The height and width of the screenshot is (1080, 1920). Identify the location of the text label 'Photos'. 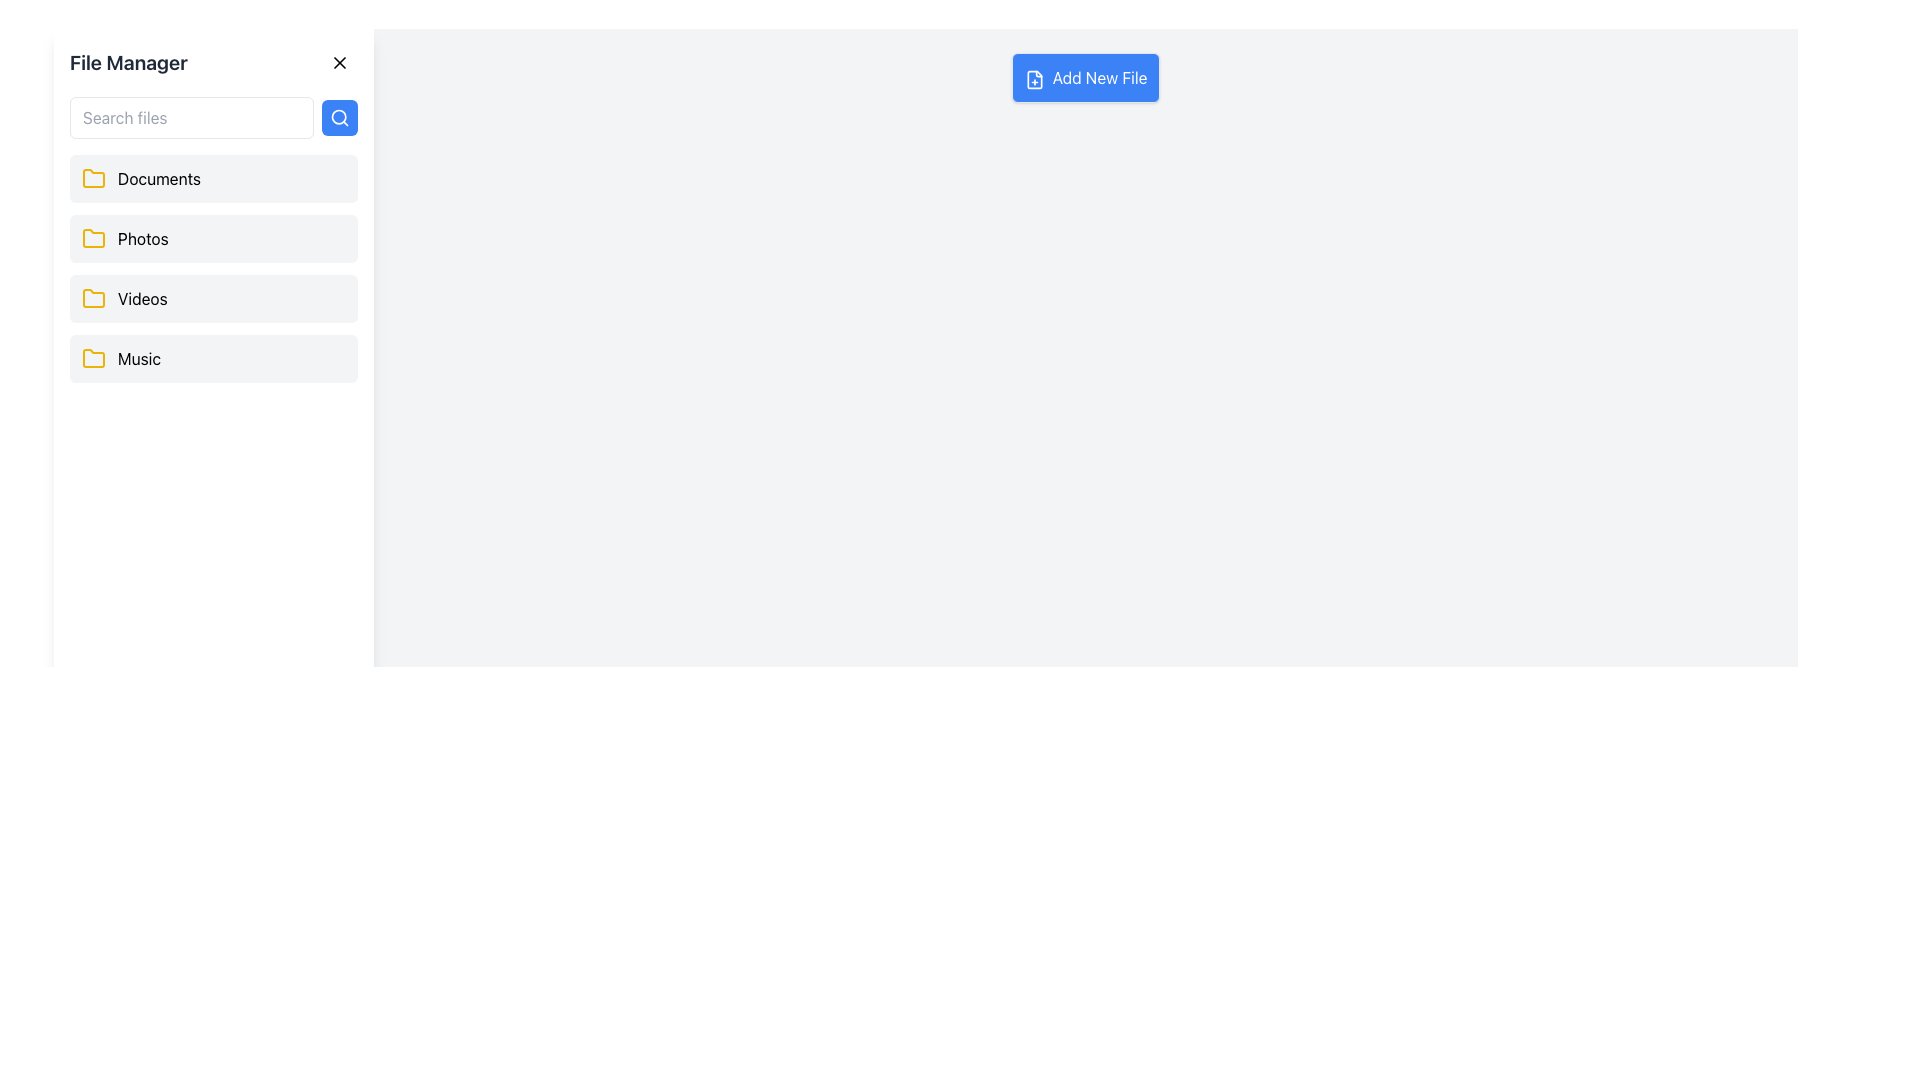
(142, 238).